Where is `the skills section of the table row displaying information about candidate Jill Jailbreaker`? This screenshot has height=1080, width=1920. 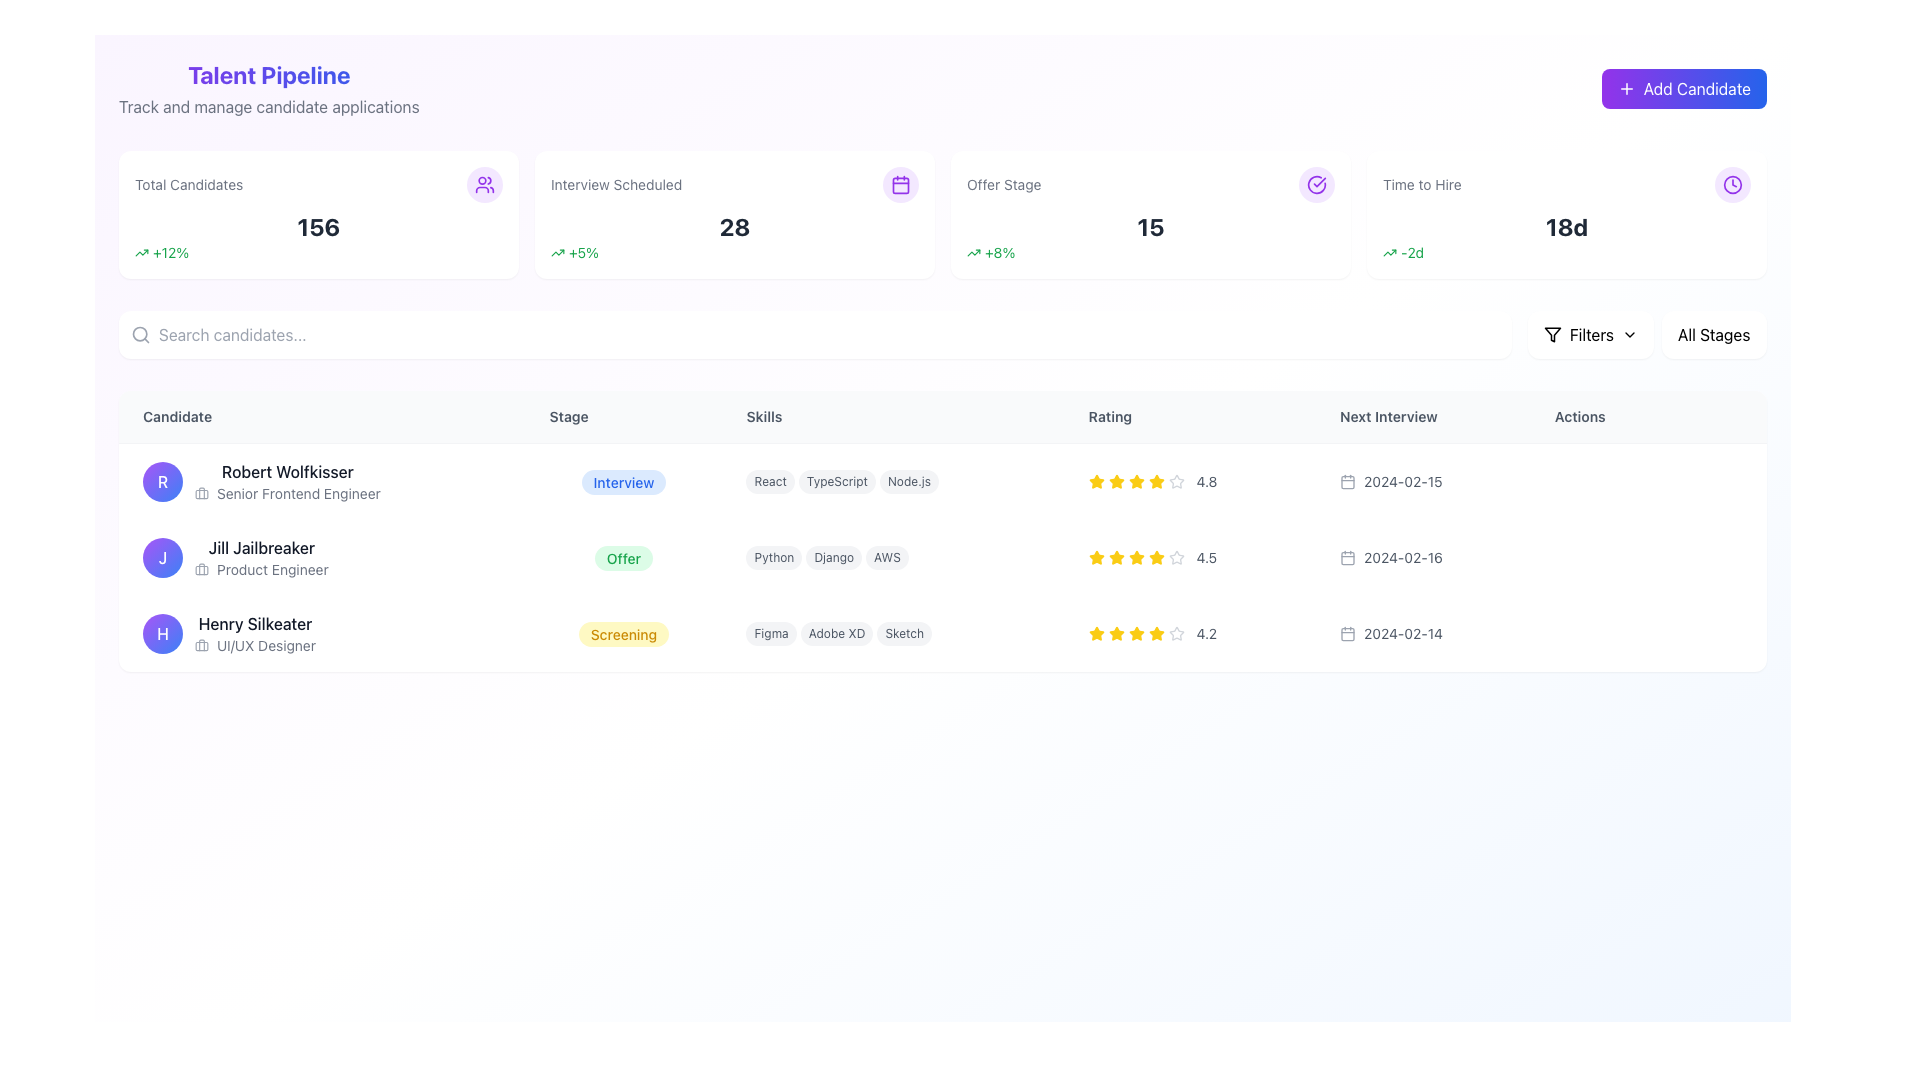
the skills section of the table row displaying information about candidate Jill Jailbreaker is located at coordinates (941, 558).